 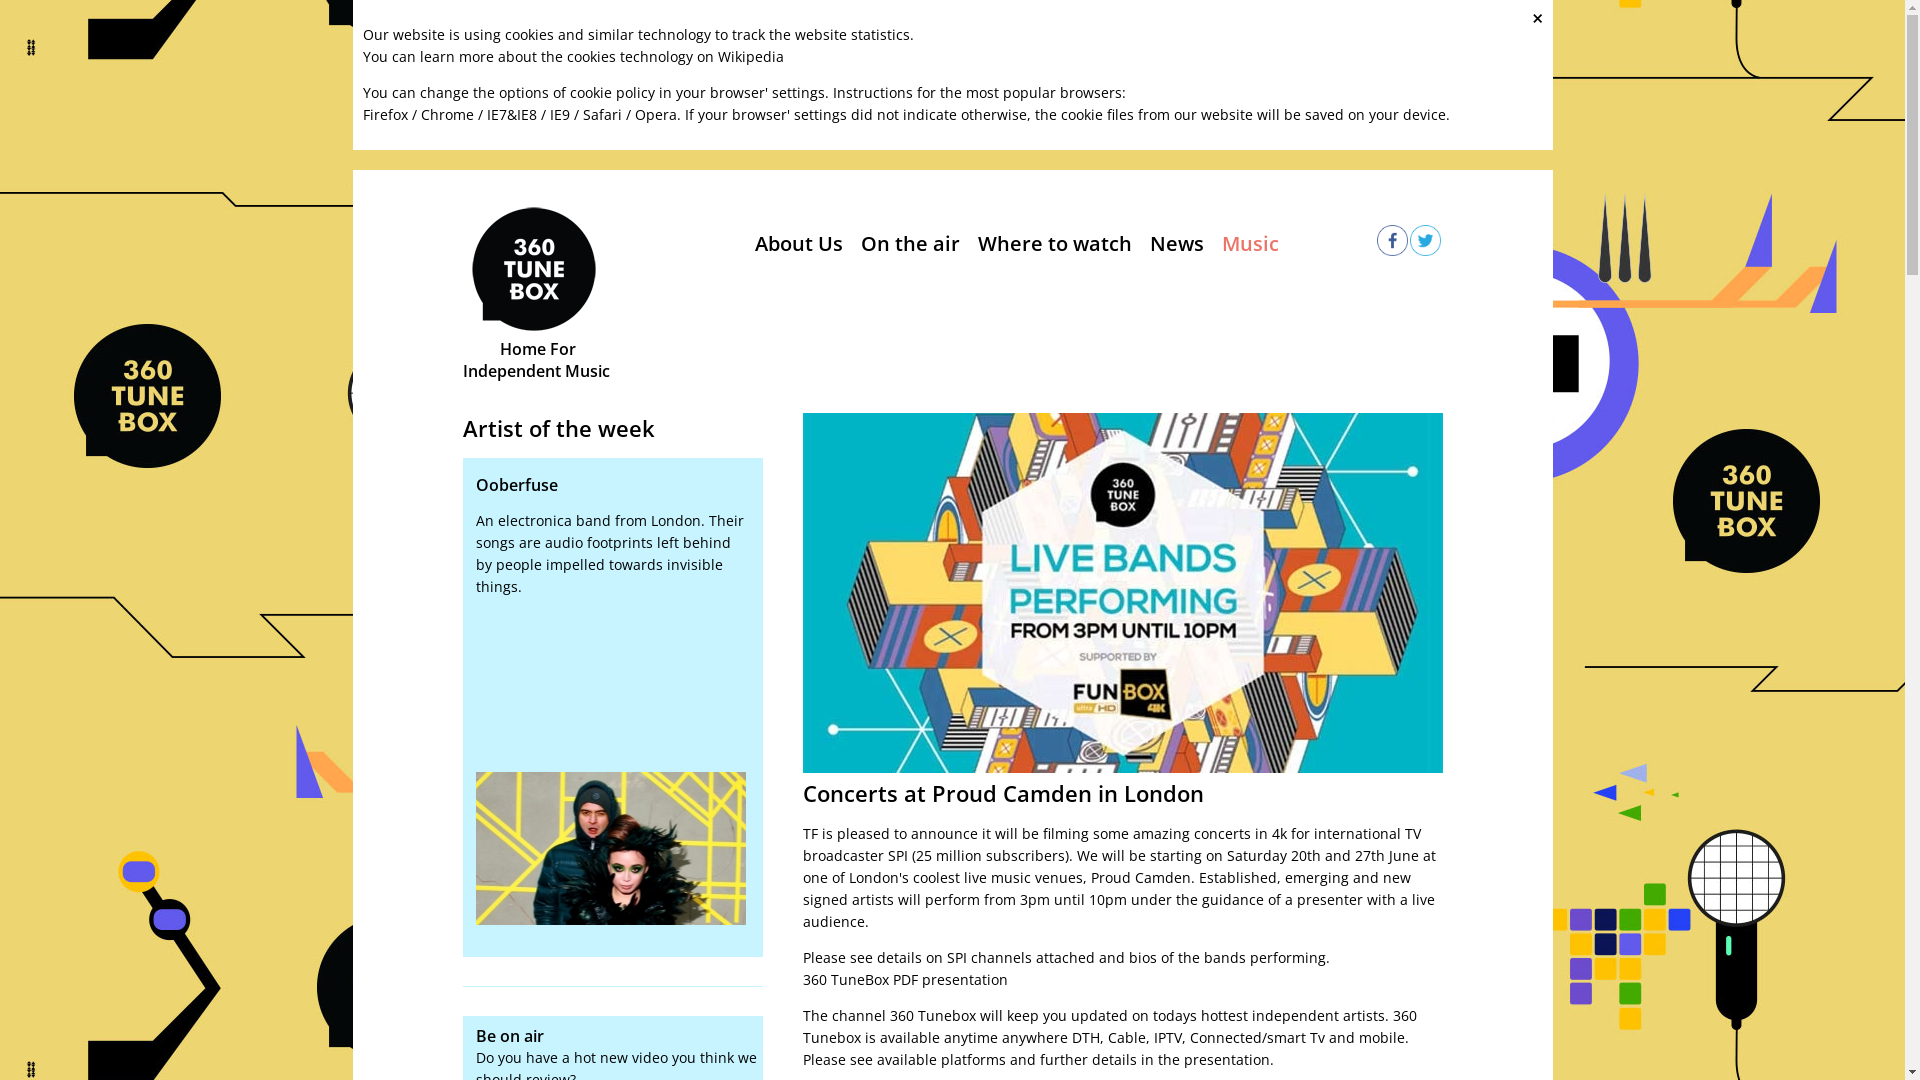 What do you see at coordinates (1221, 242) in the screenshot?
I see `'Music'` at bounding box center [1221, 242].